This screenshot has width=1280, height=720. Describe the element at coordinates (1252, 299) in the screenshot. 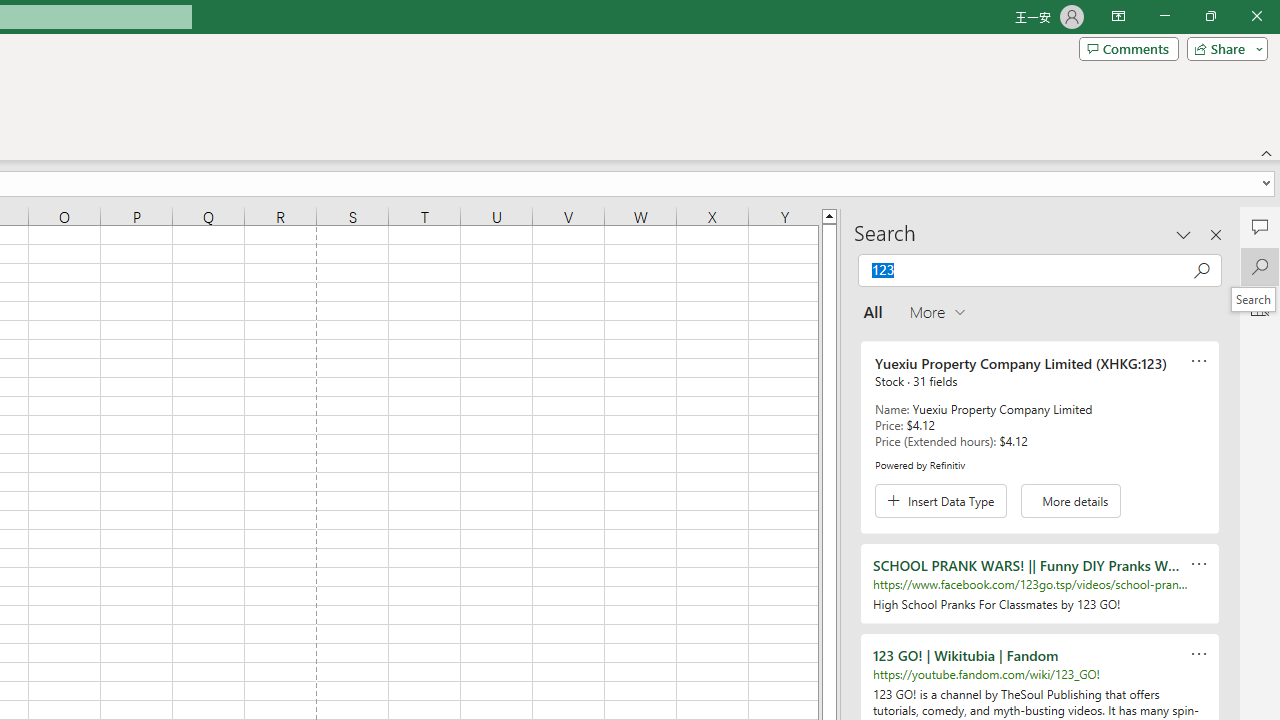

I see `'Search'` at that location.